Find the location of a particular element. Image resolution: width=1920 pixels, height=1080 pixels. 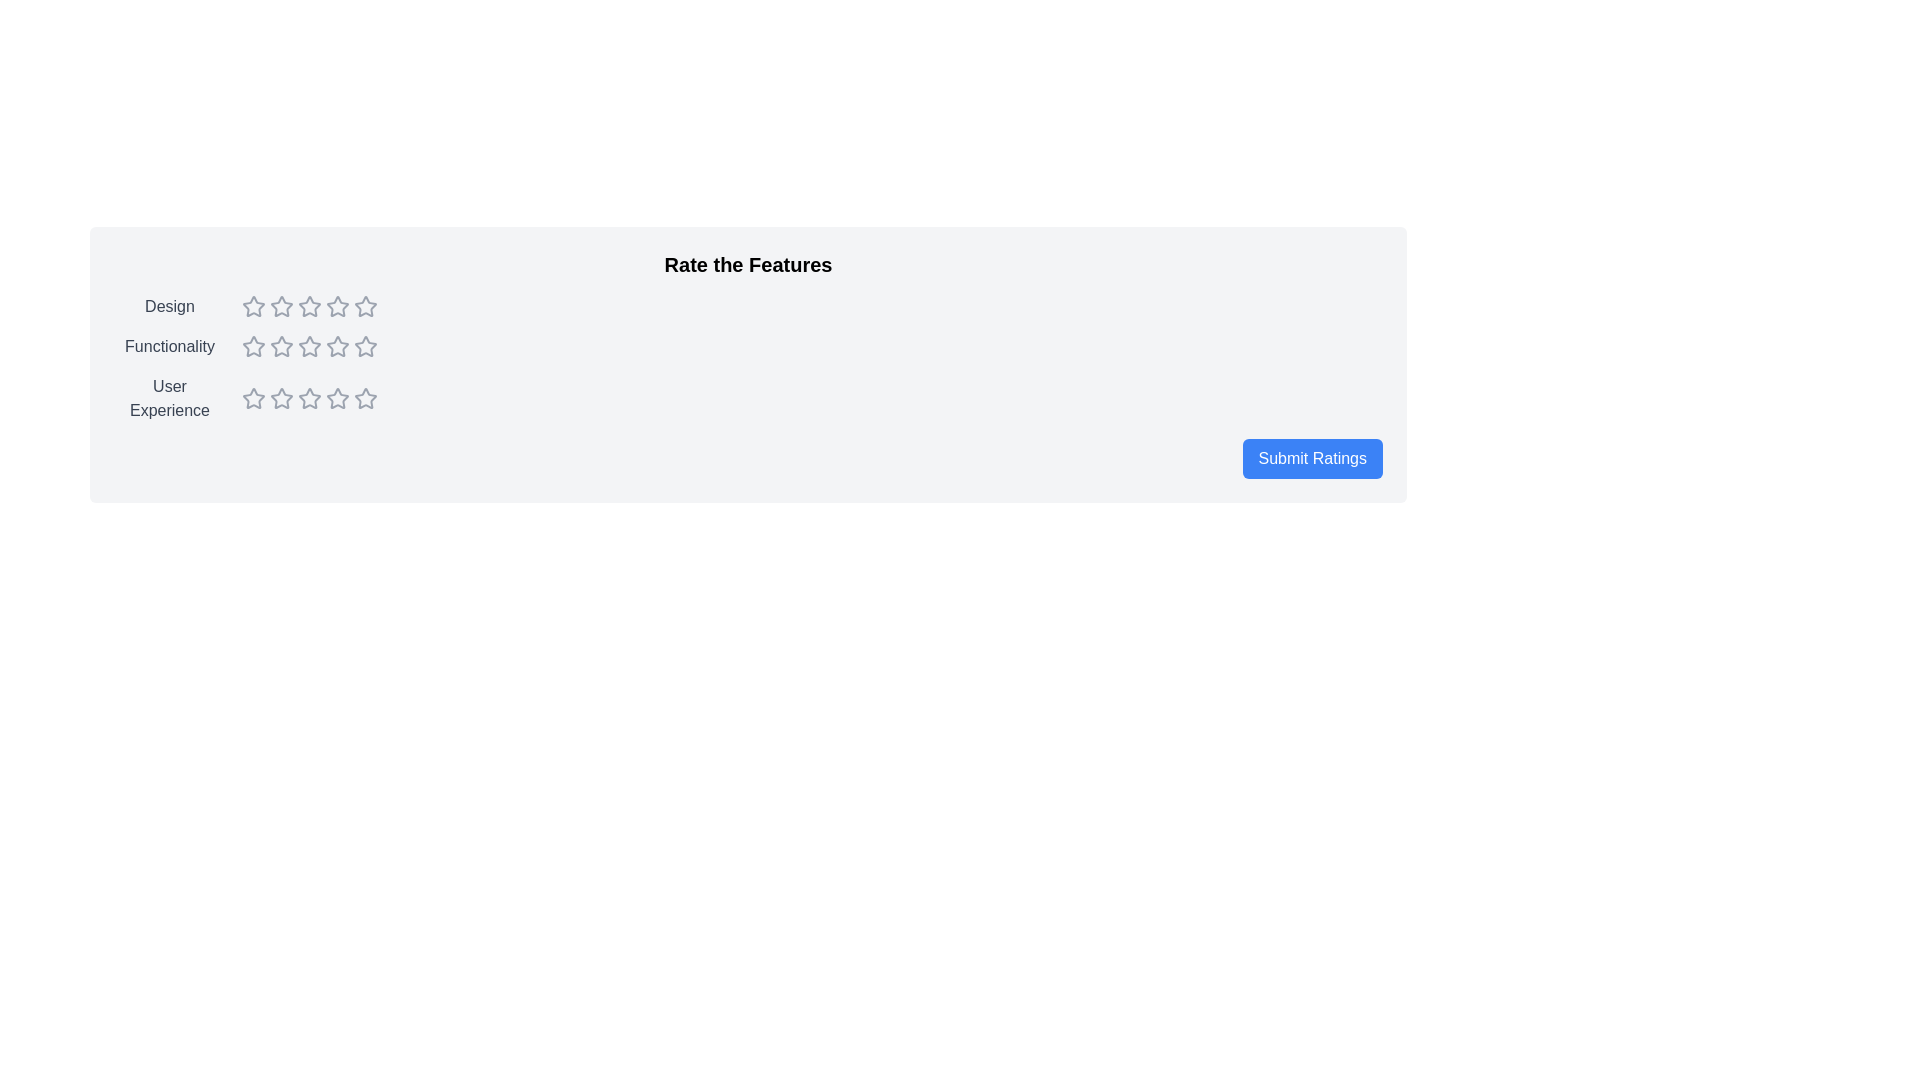

the third star-shaped Rating Icon in the User Experience rating category is located at coordinates (281, 398).